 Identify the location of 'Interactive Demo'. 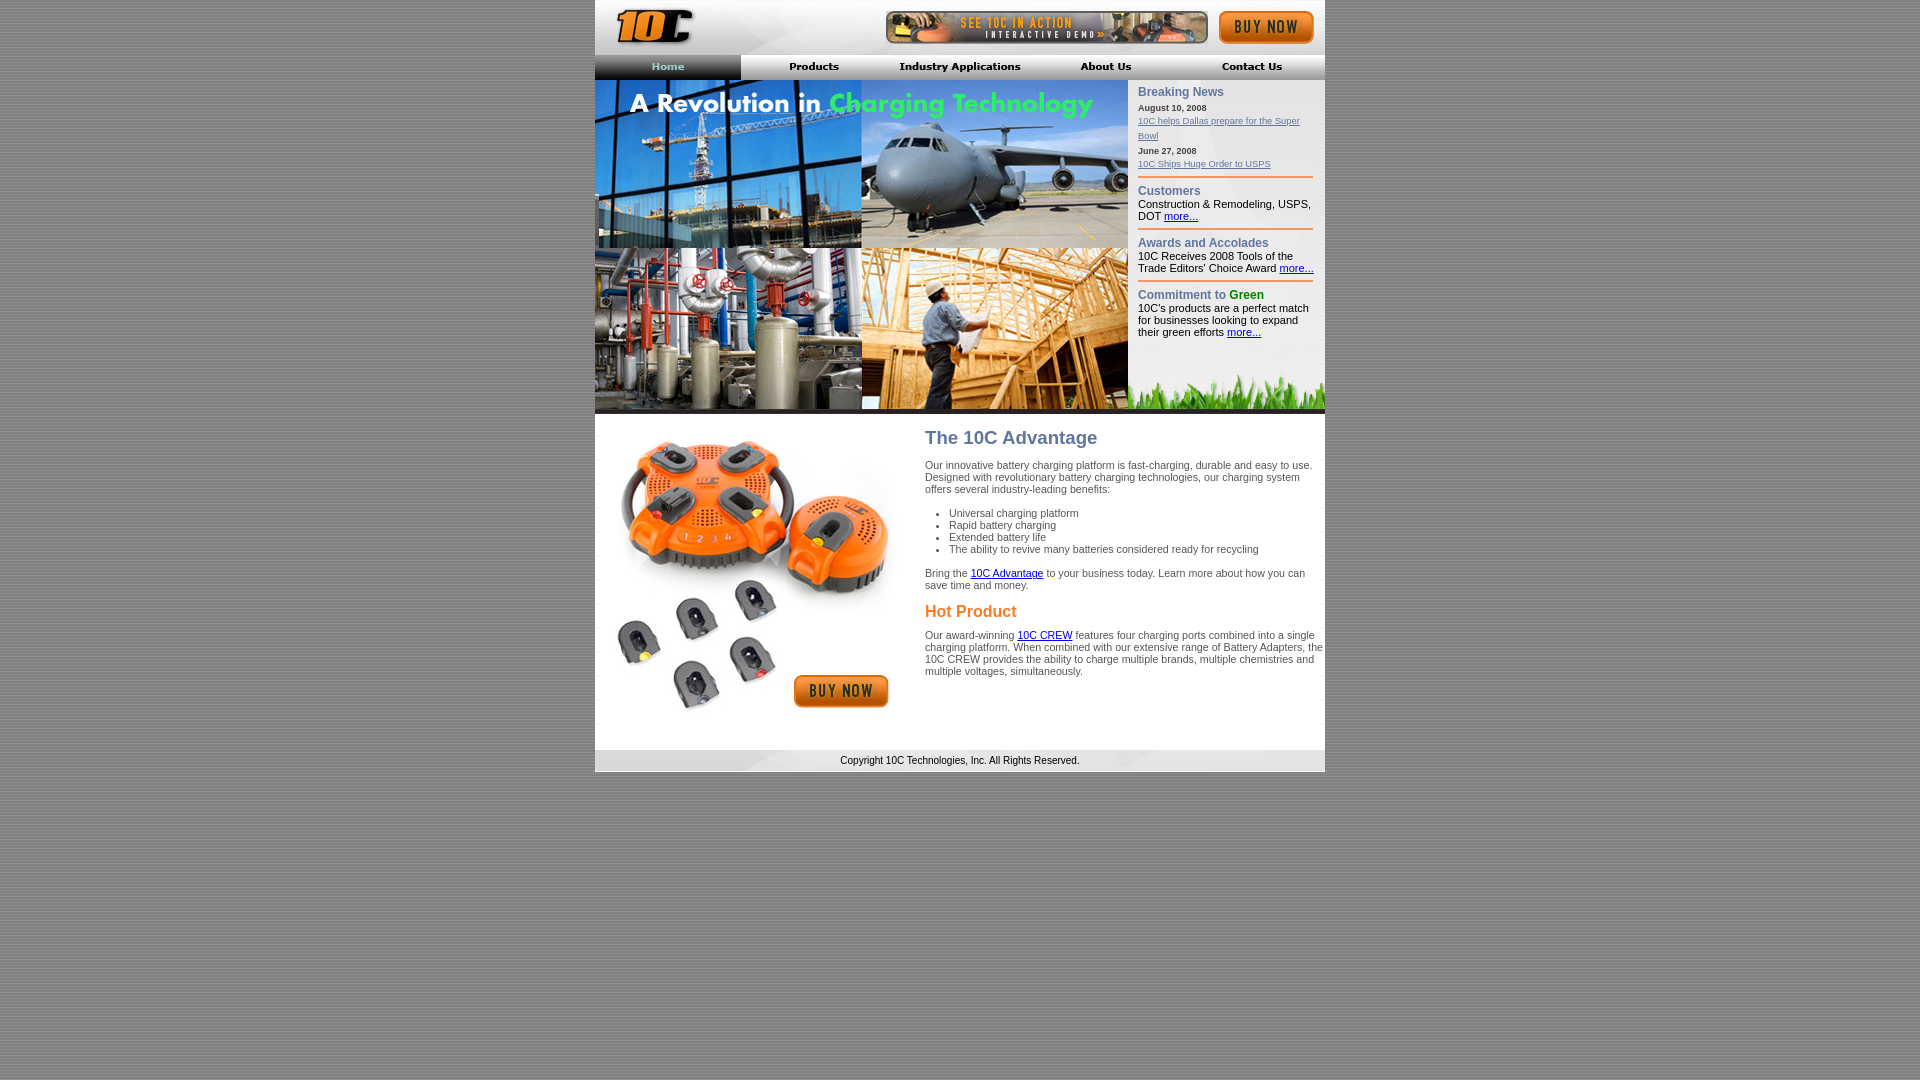
(1045, 27).